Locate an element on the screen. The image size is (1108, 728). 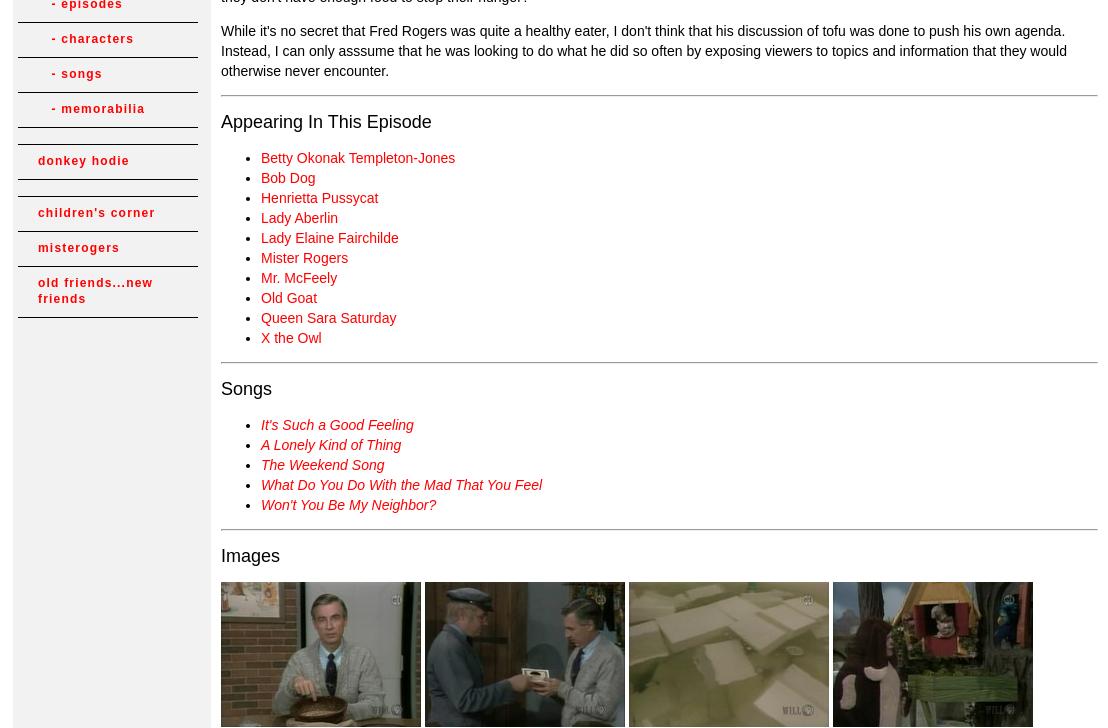
'Old Goat' is located at coordinates (260, 297).